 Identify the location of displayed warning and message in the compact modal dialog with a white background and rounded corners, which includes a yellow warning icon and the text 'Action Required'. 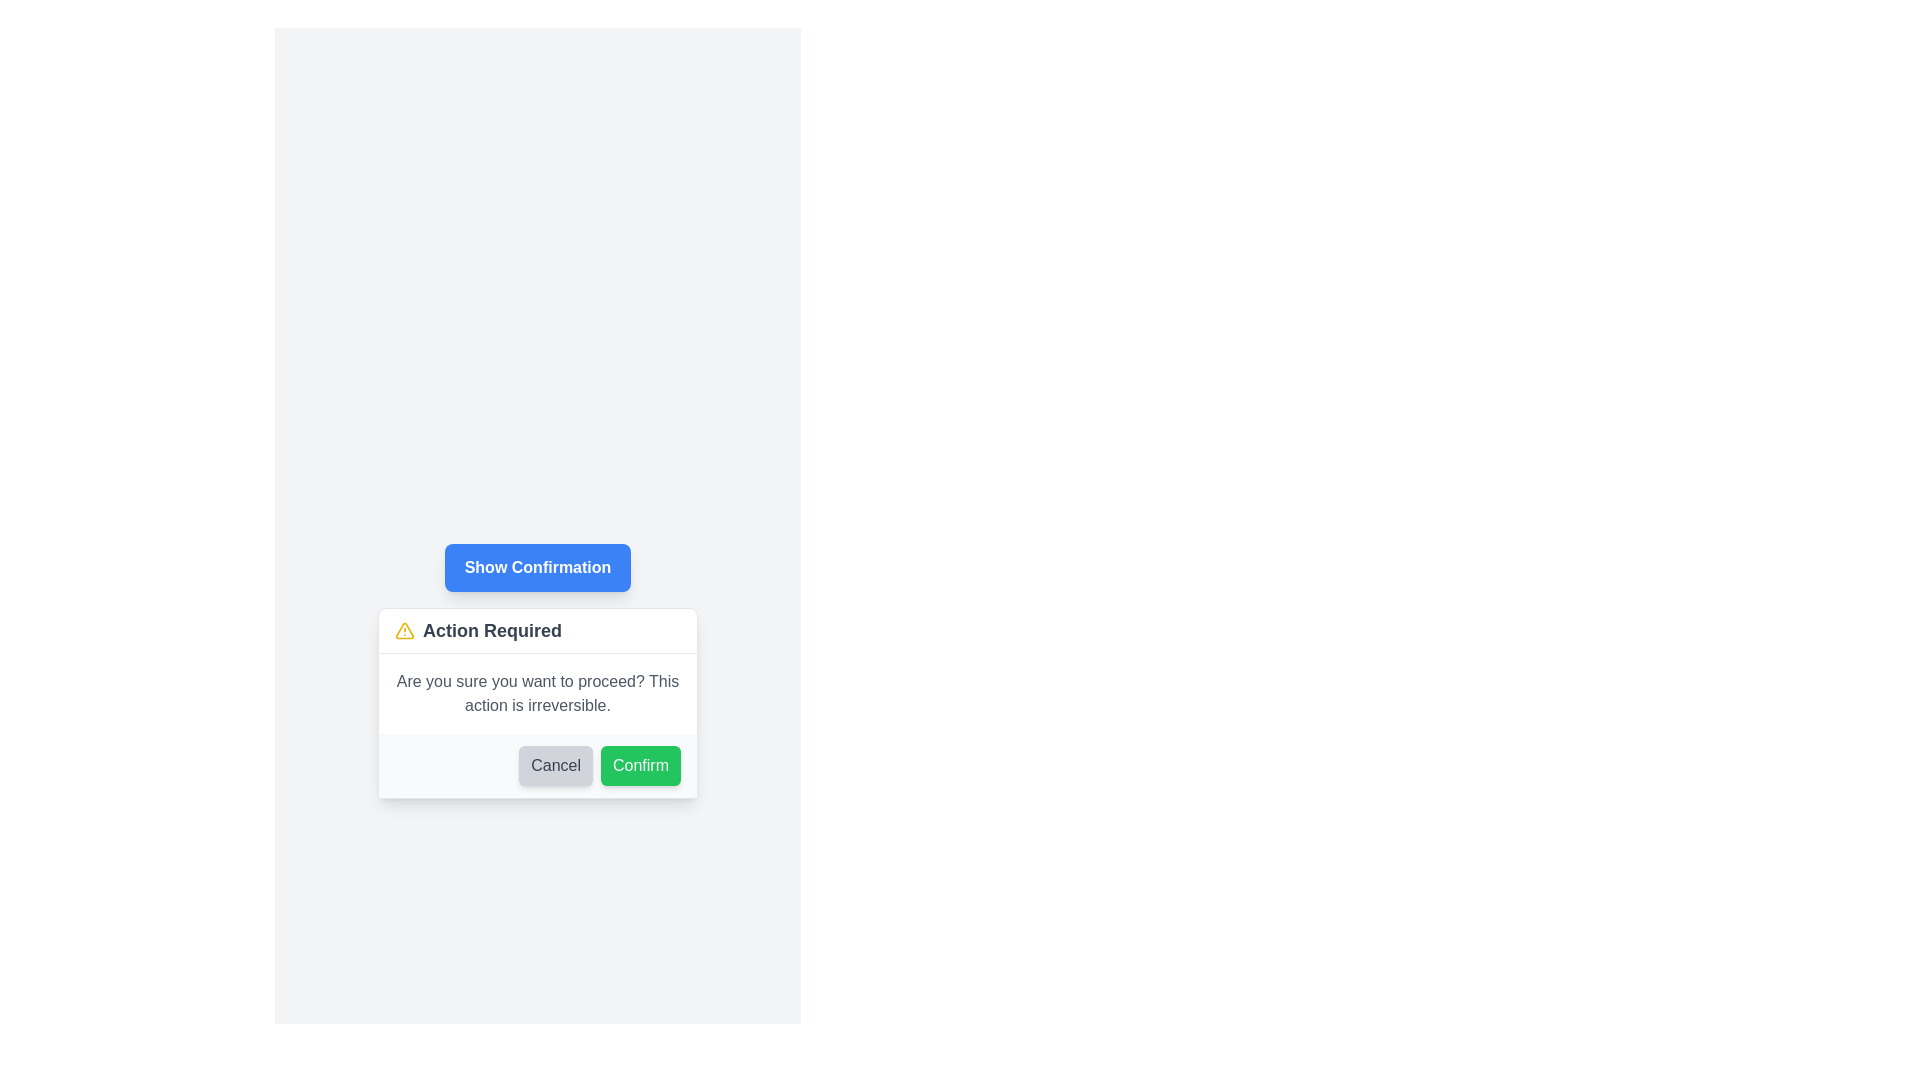
(537, 701).